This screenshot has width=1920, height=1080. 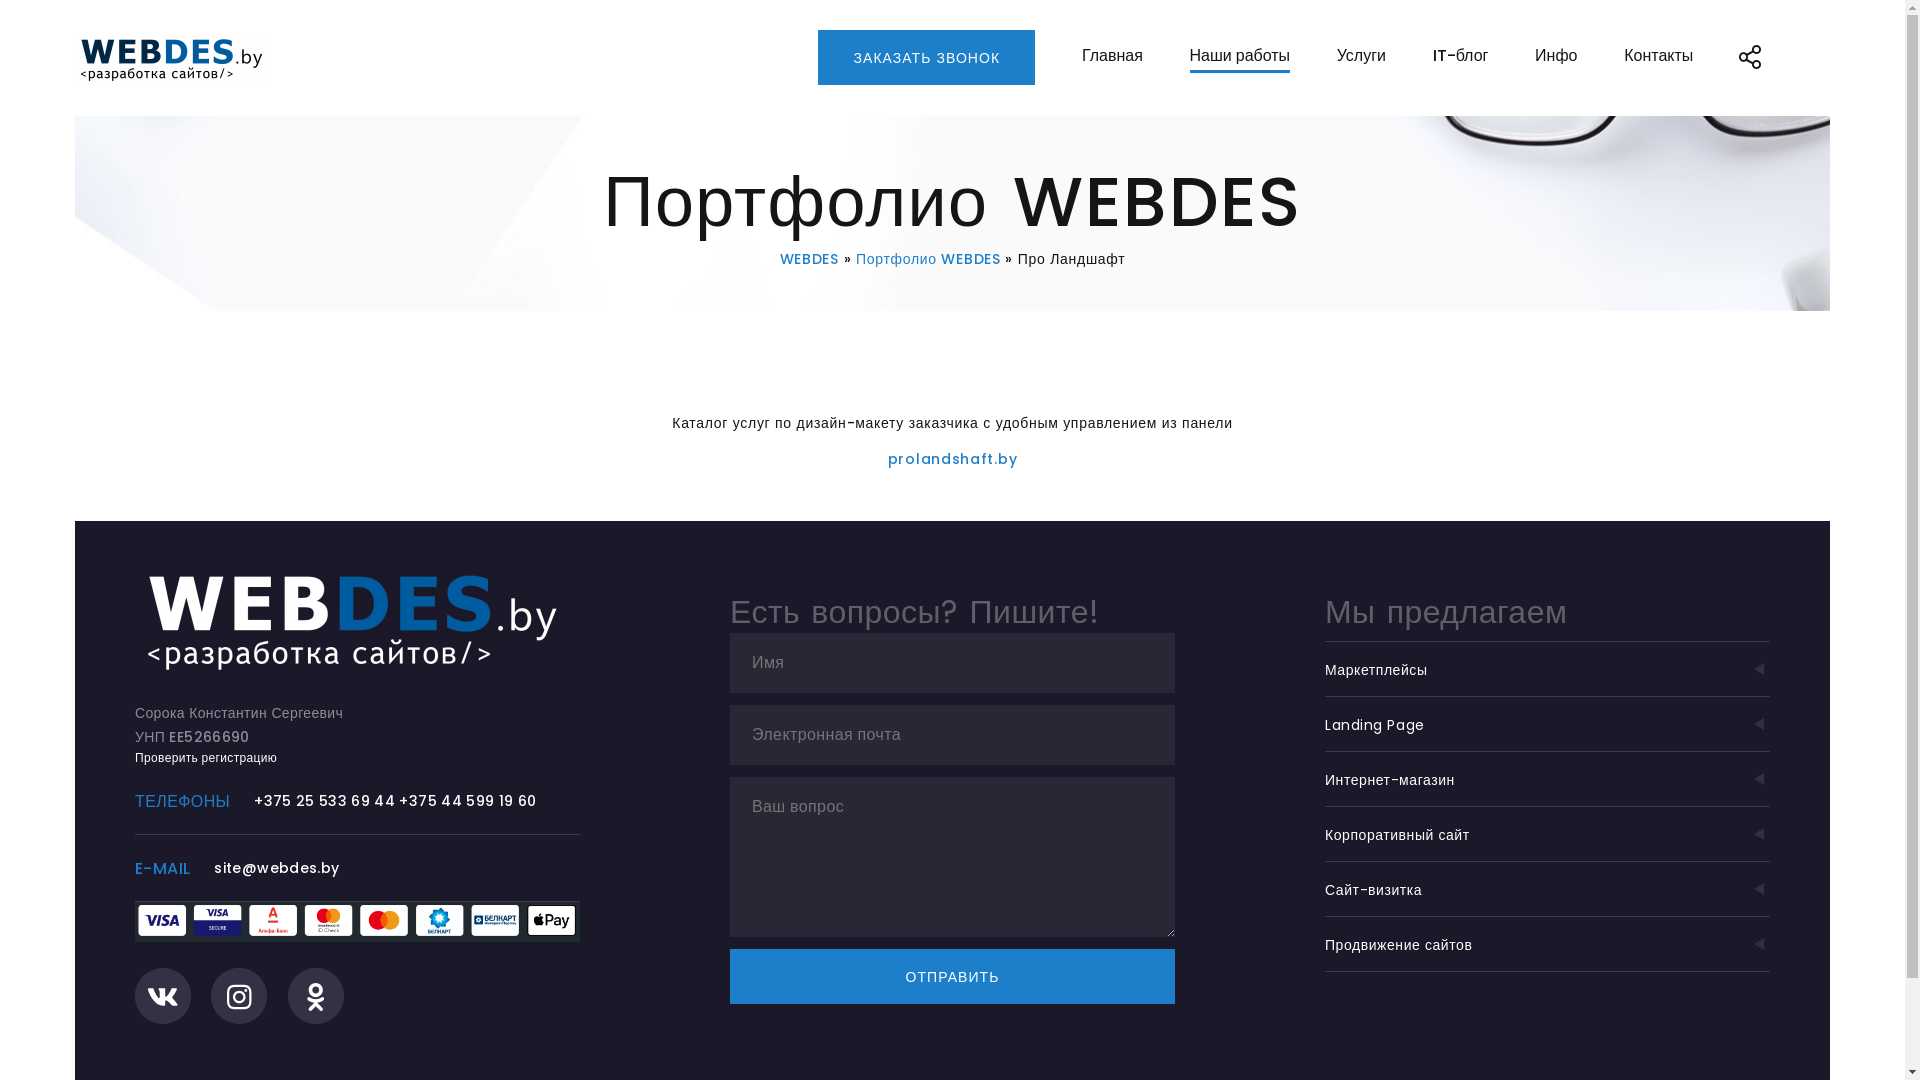 I want to click on 'WEBDES', so click(x=778, y=257).